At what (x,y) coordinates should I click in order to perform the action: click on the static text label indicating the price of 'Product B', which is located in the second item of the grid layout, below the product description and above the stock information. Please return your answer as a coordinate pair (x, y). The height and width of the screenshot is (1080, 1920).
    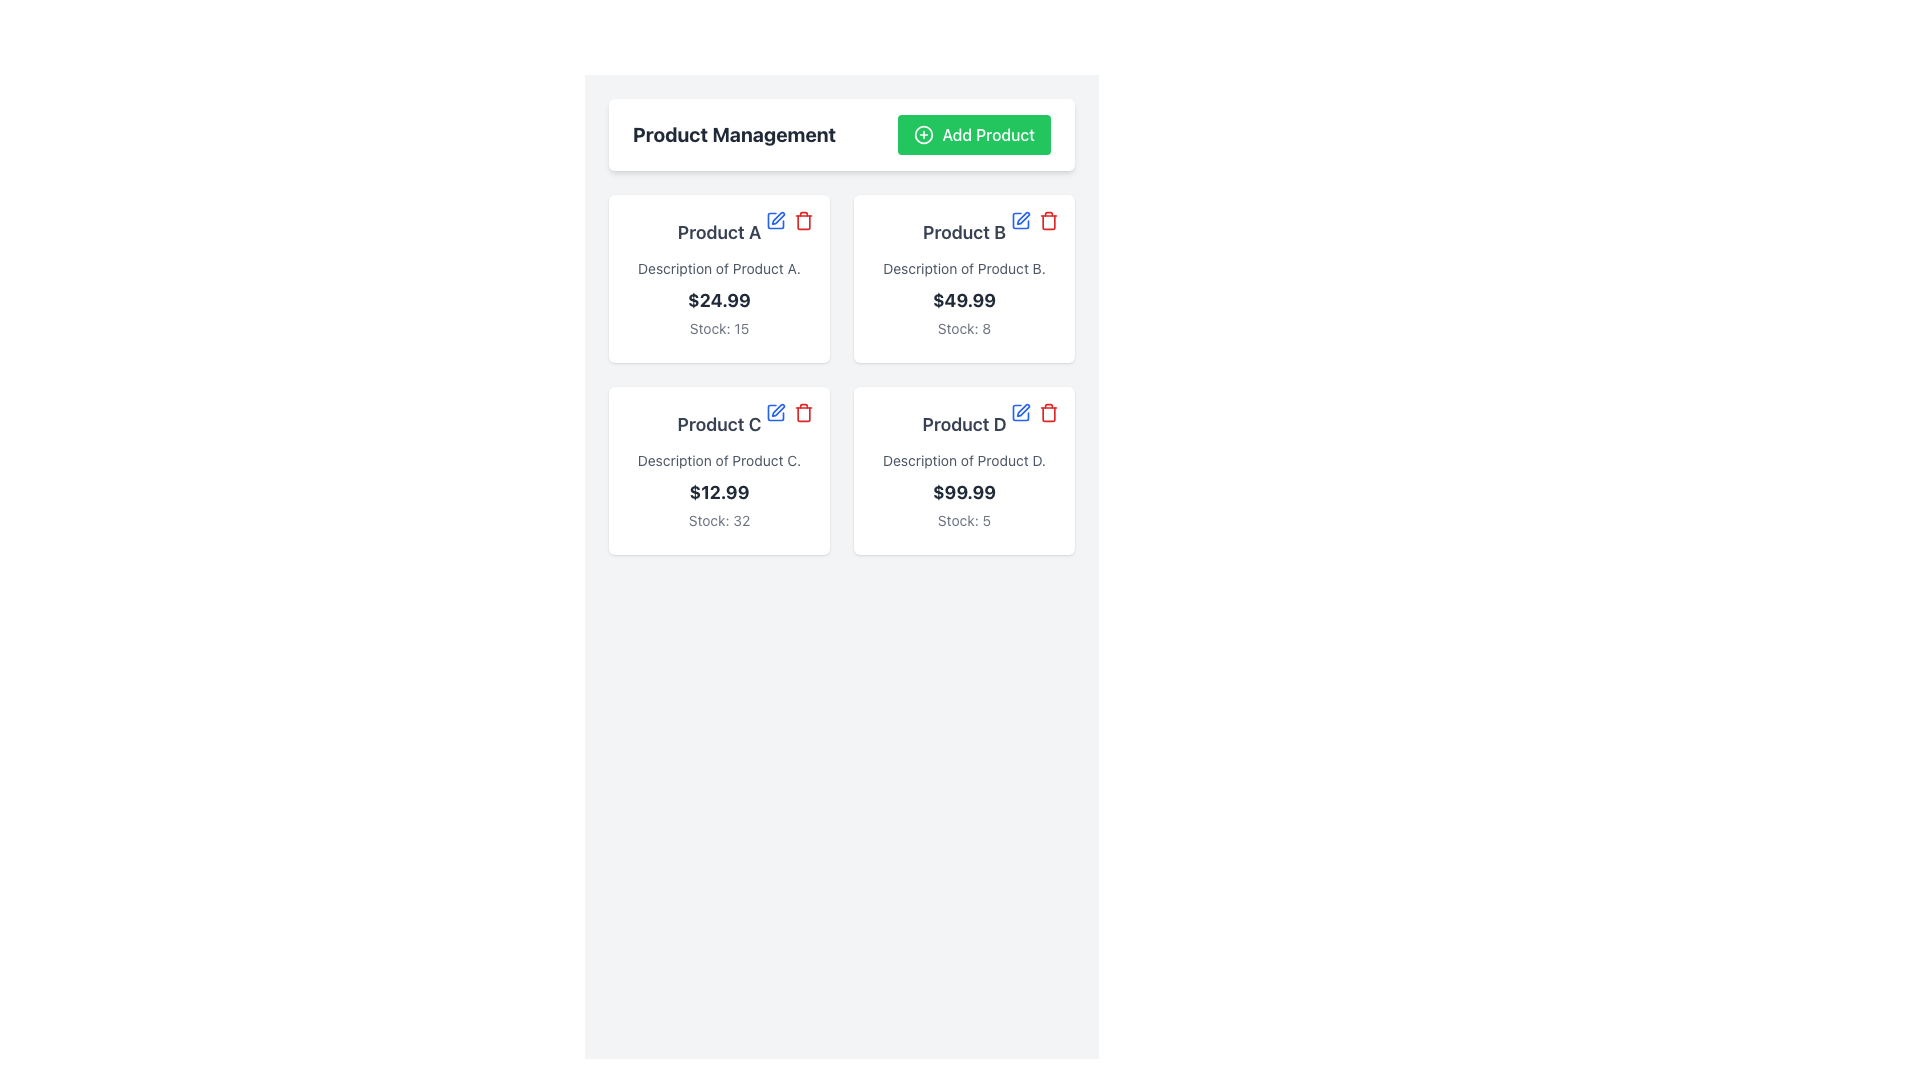
    Looking at the image, I should click on (964, 300).